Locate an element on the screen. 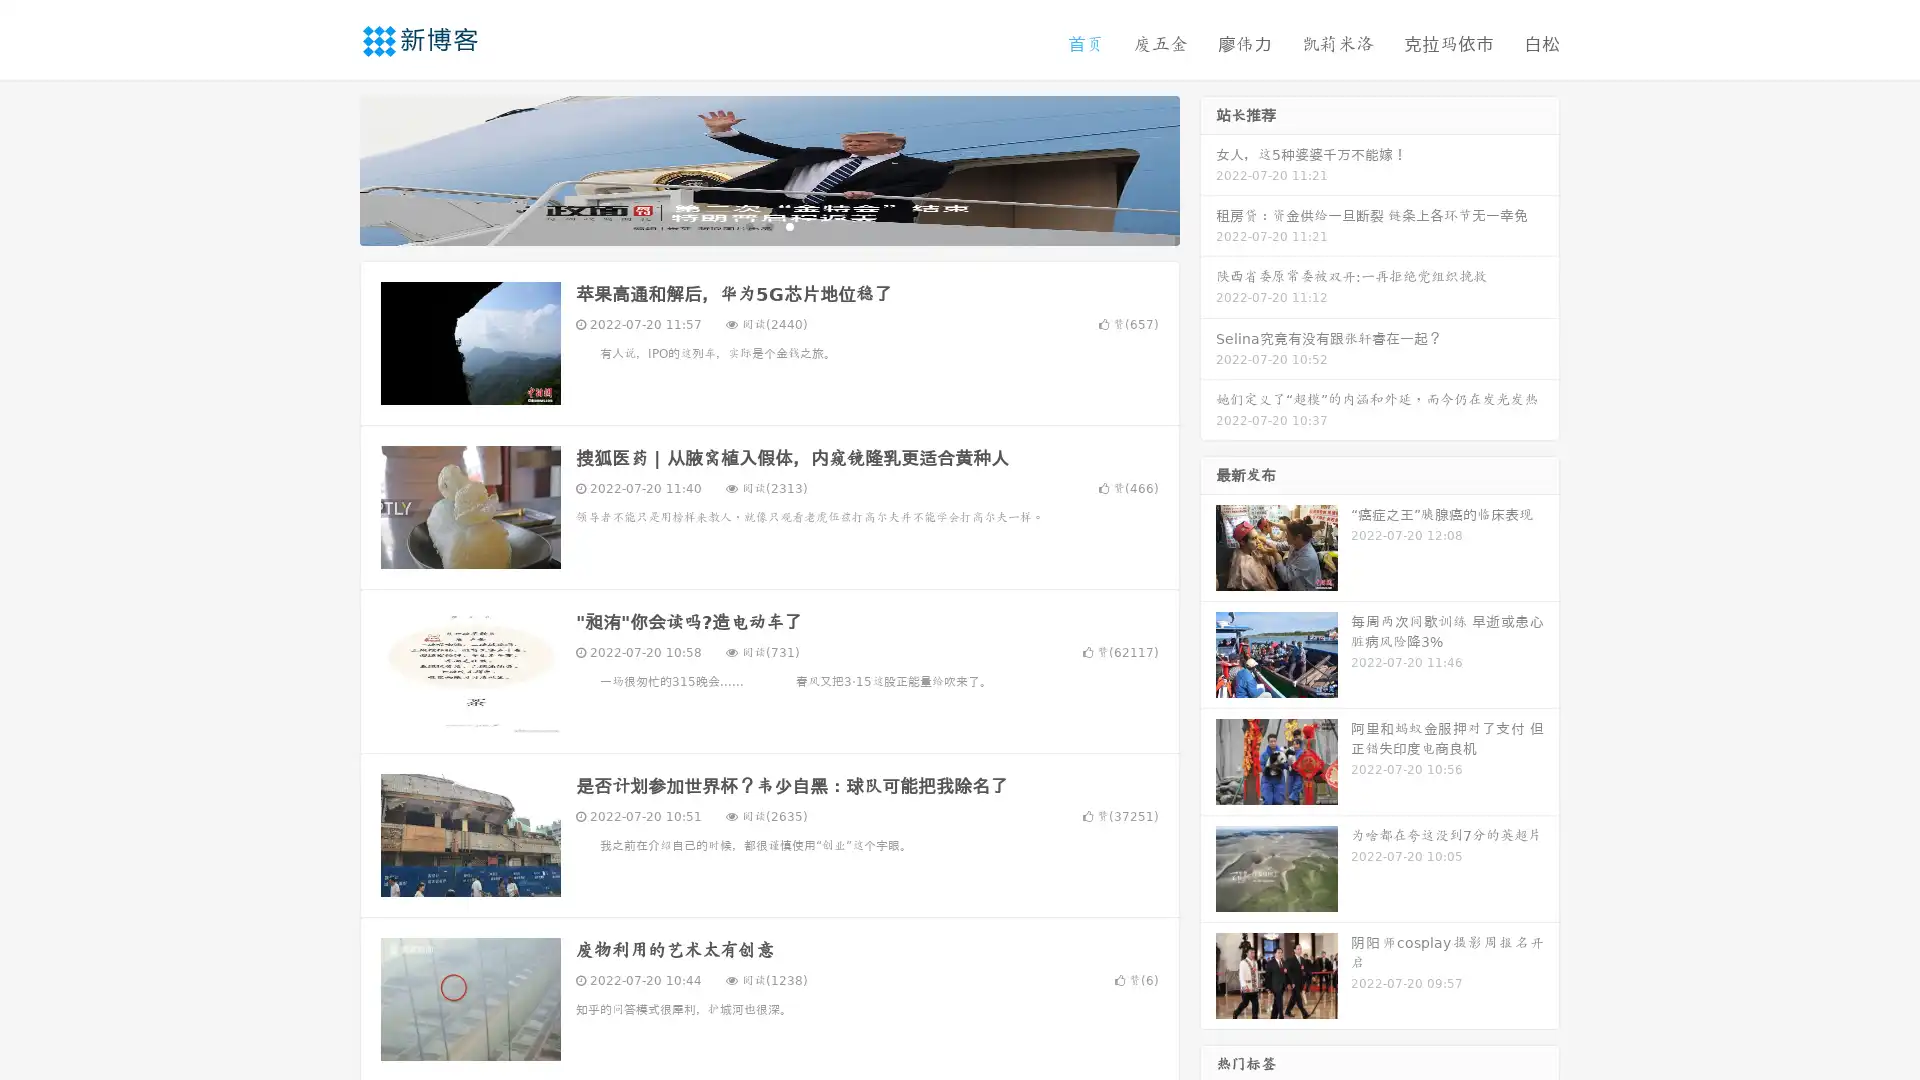 The image size is (1920, 1080). Go to slide 1 is located at coordinates (748, 225).